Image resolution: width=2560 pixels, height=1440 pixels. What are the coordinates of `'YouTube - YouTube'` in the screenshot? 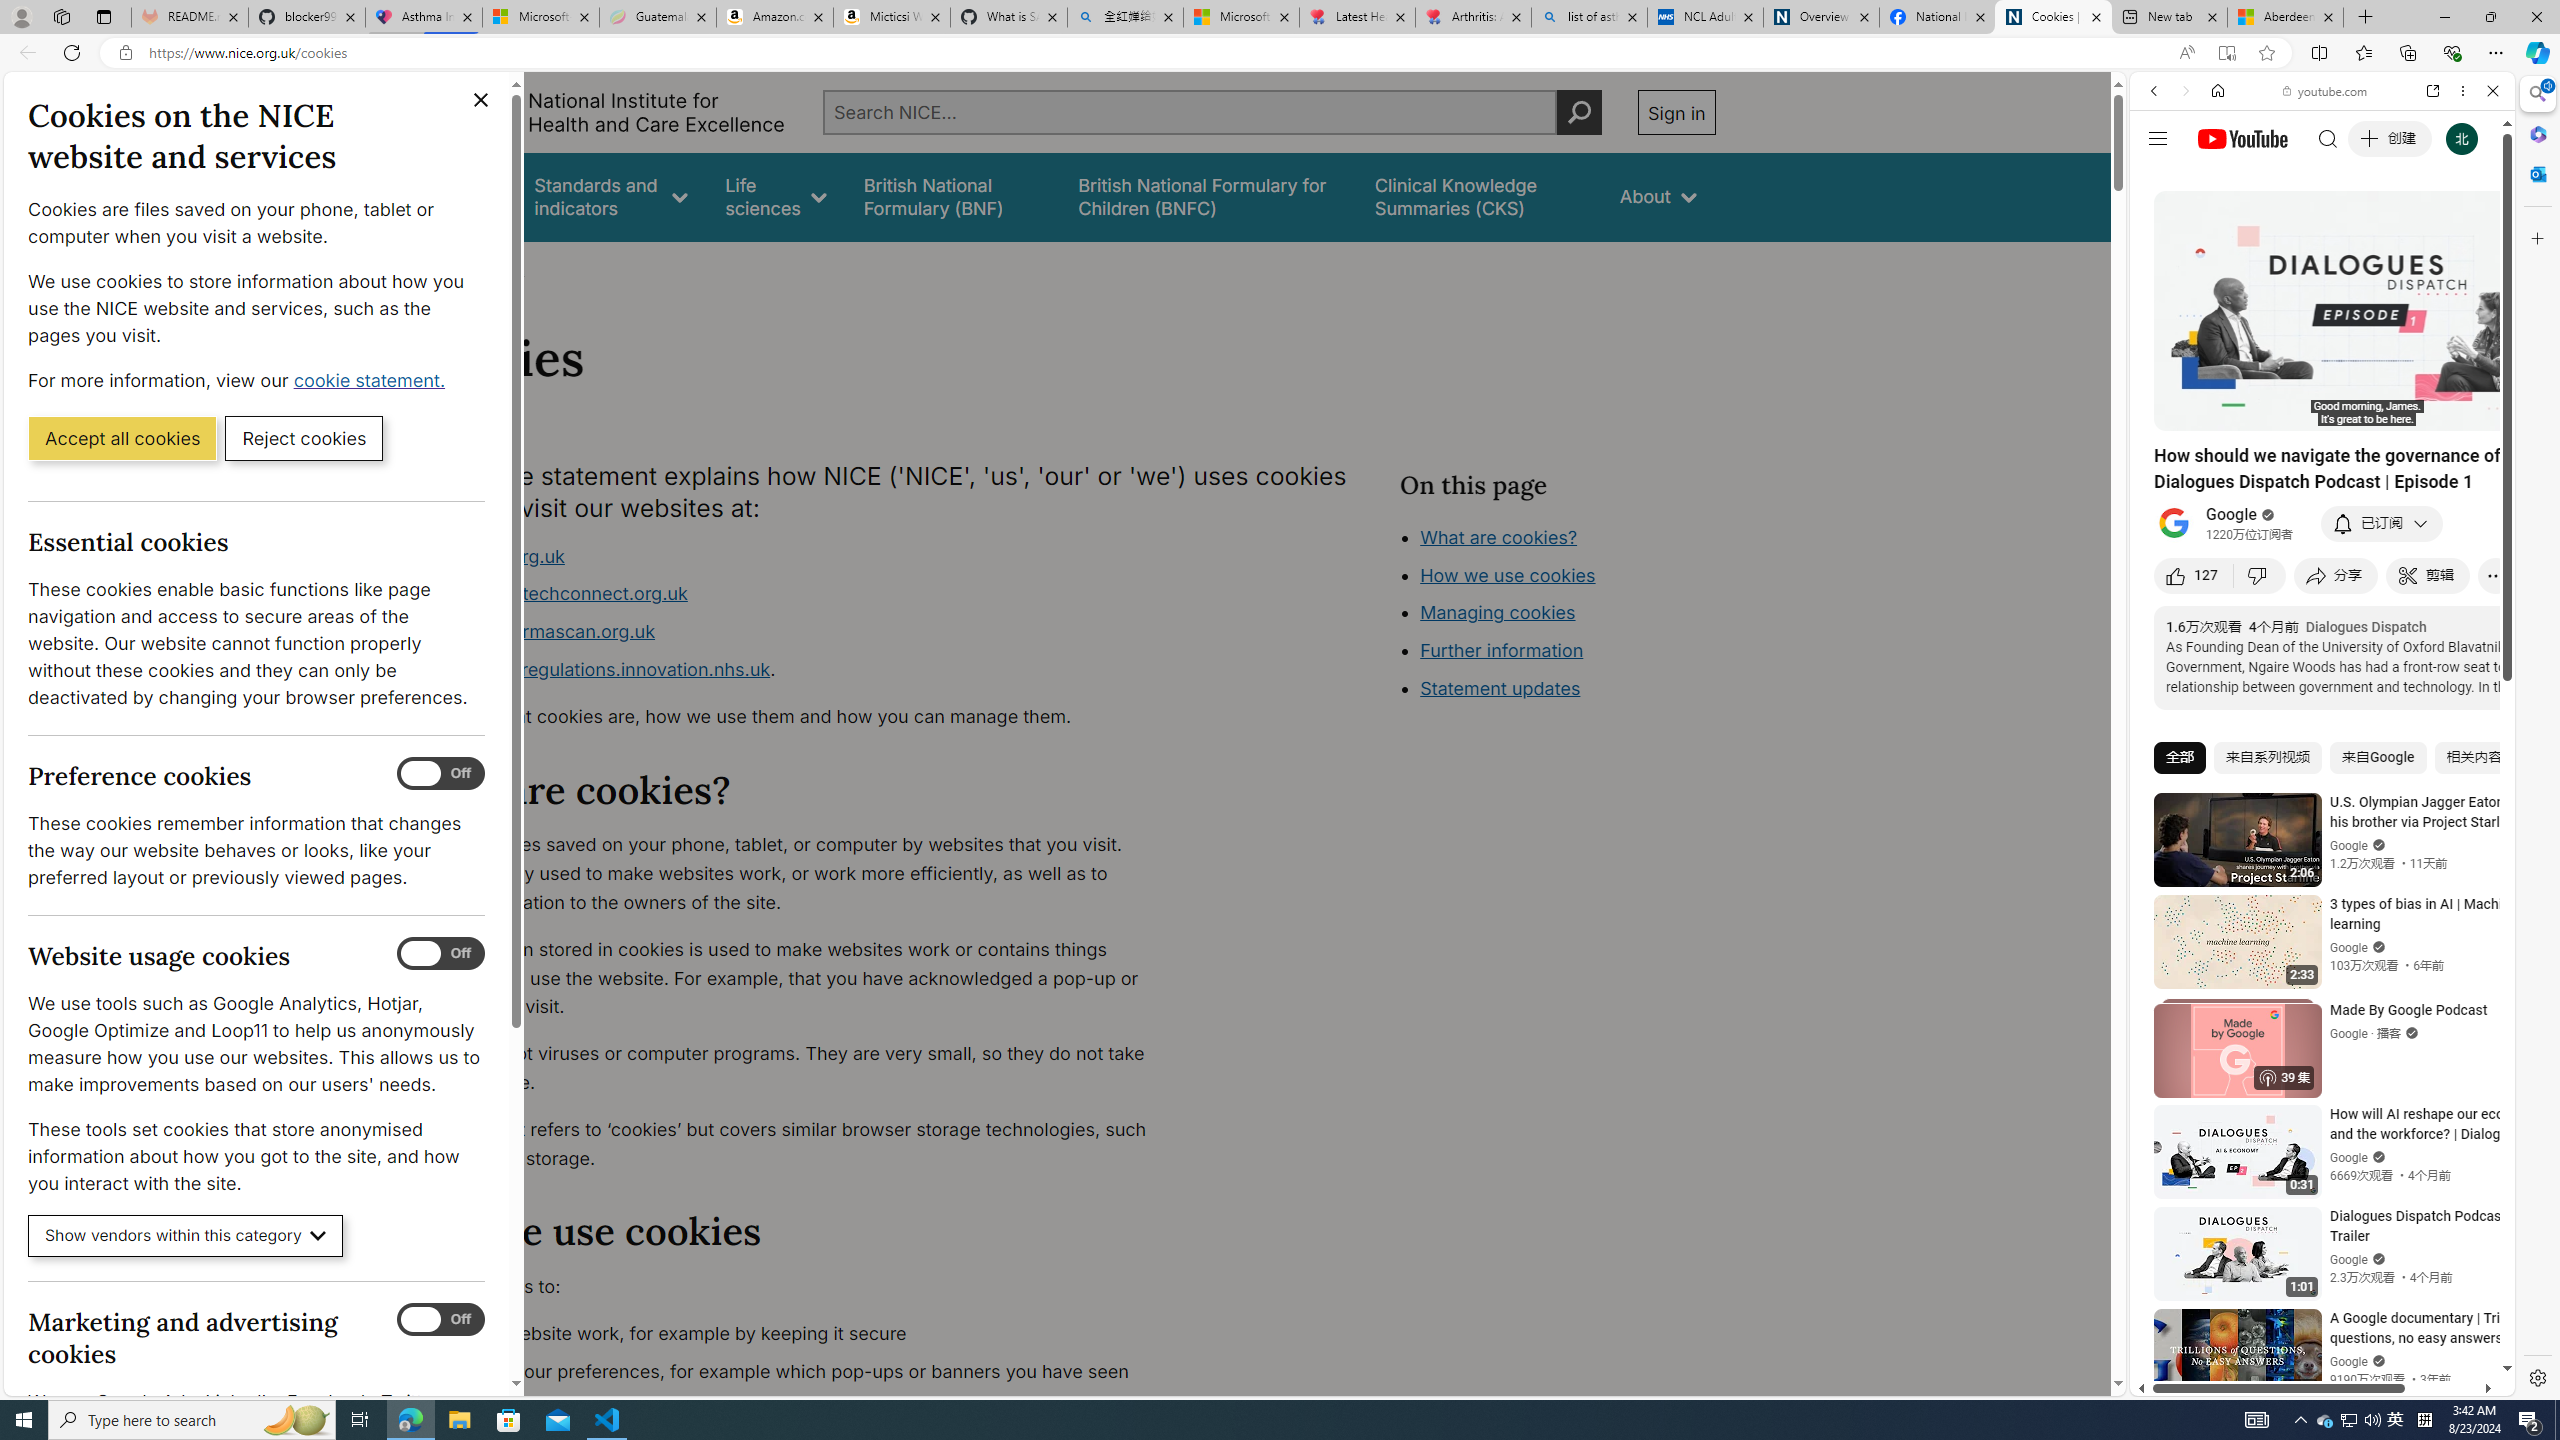 It's located at (2314, 985).